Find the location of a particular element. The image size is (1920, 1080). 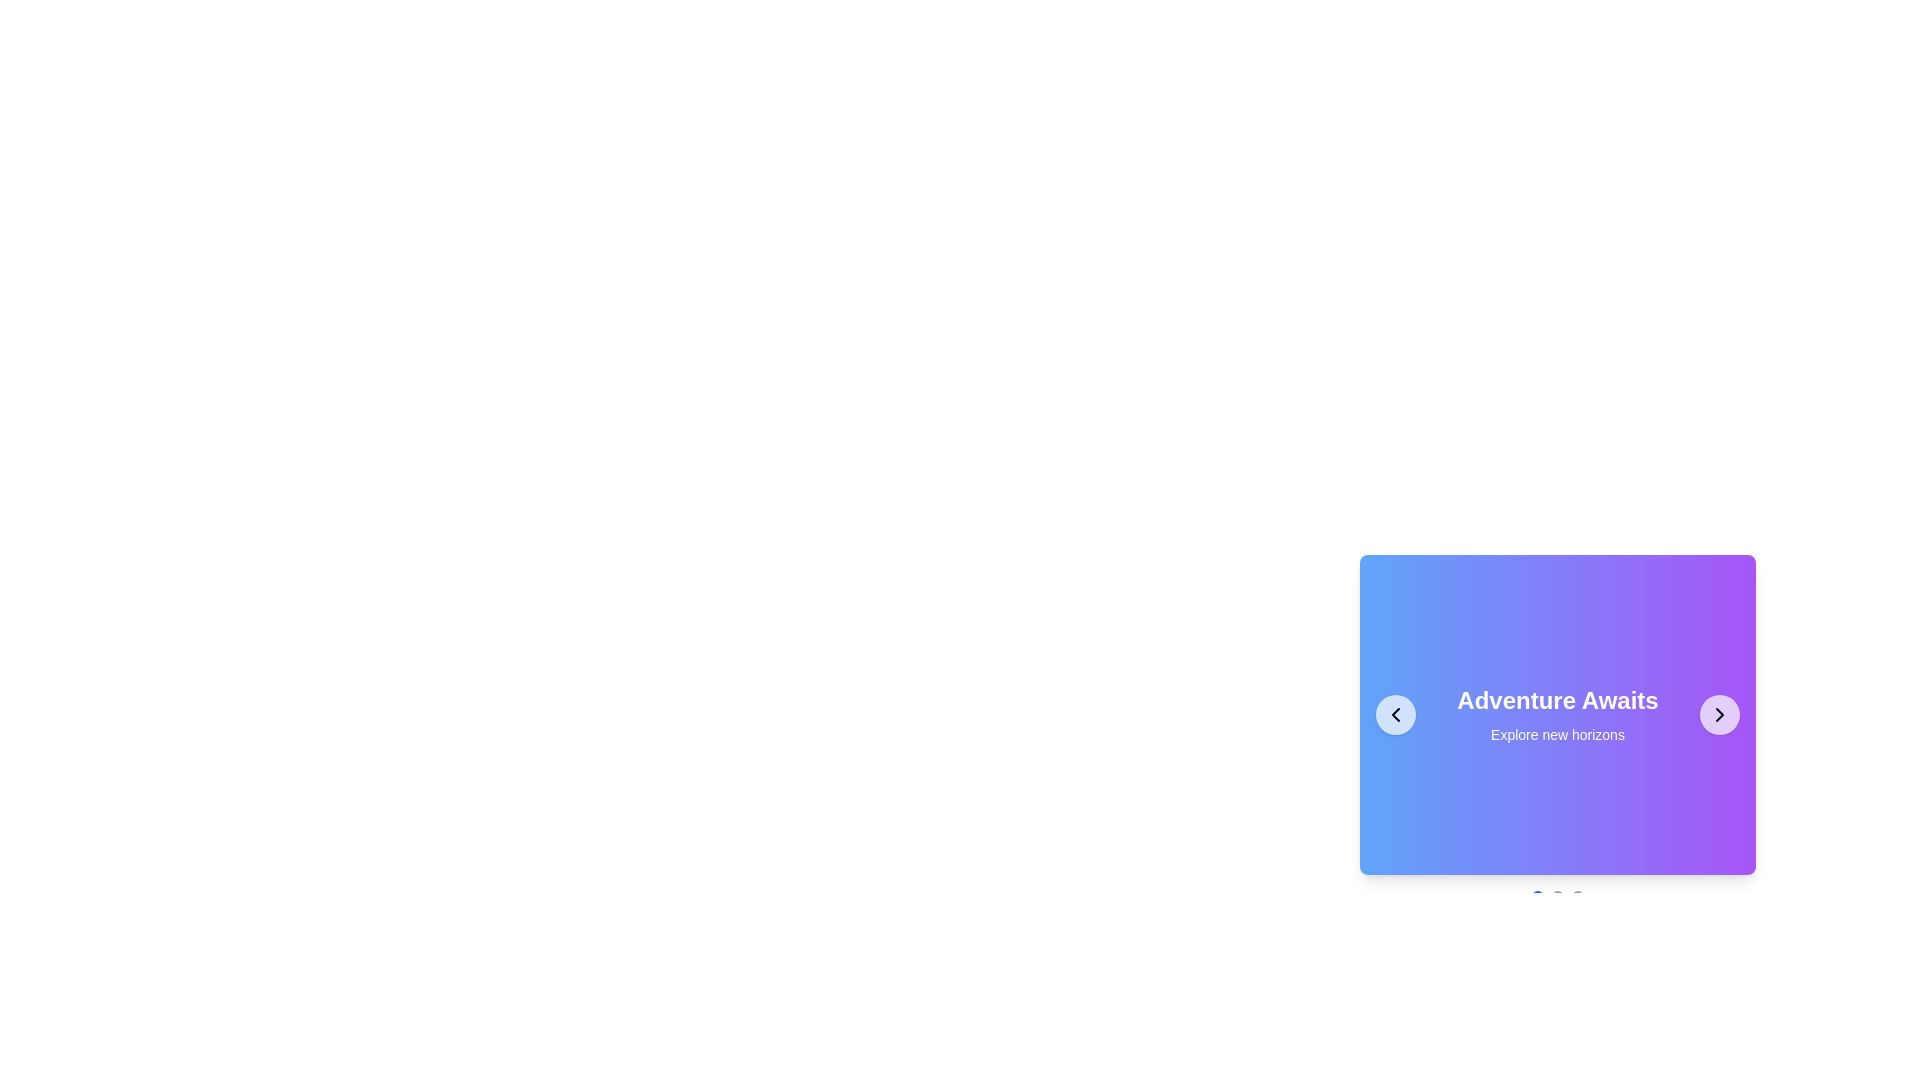

the leftward-pointing arrow icon contained within the circular button on the left side of the card interface is located at coordinates (1395, 713).